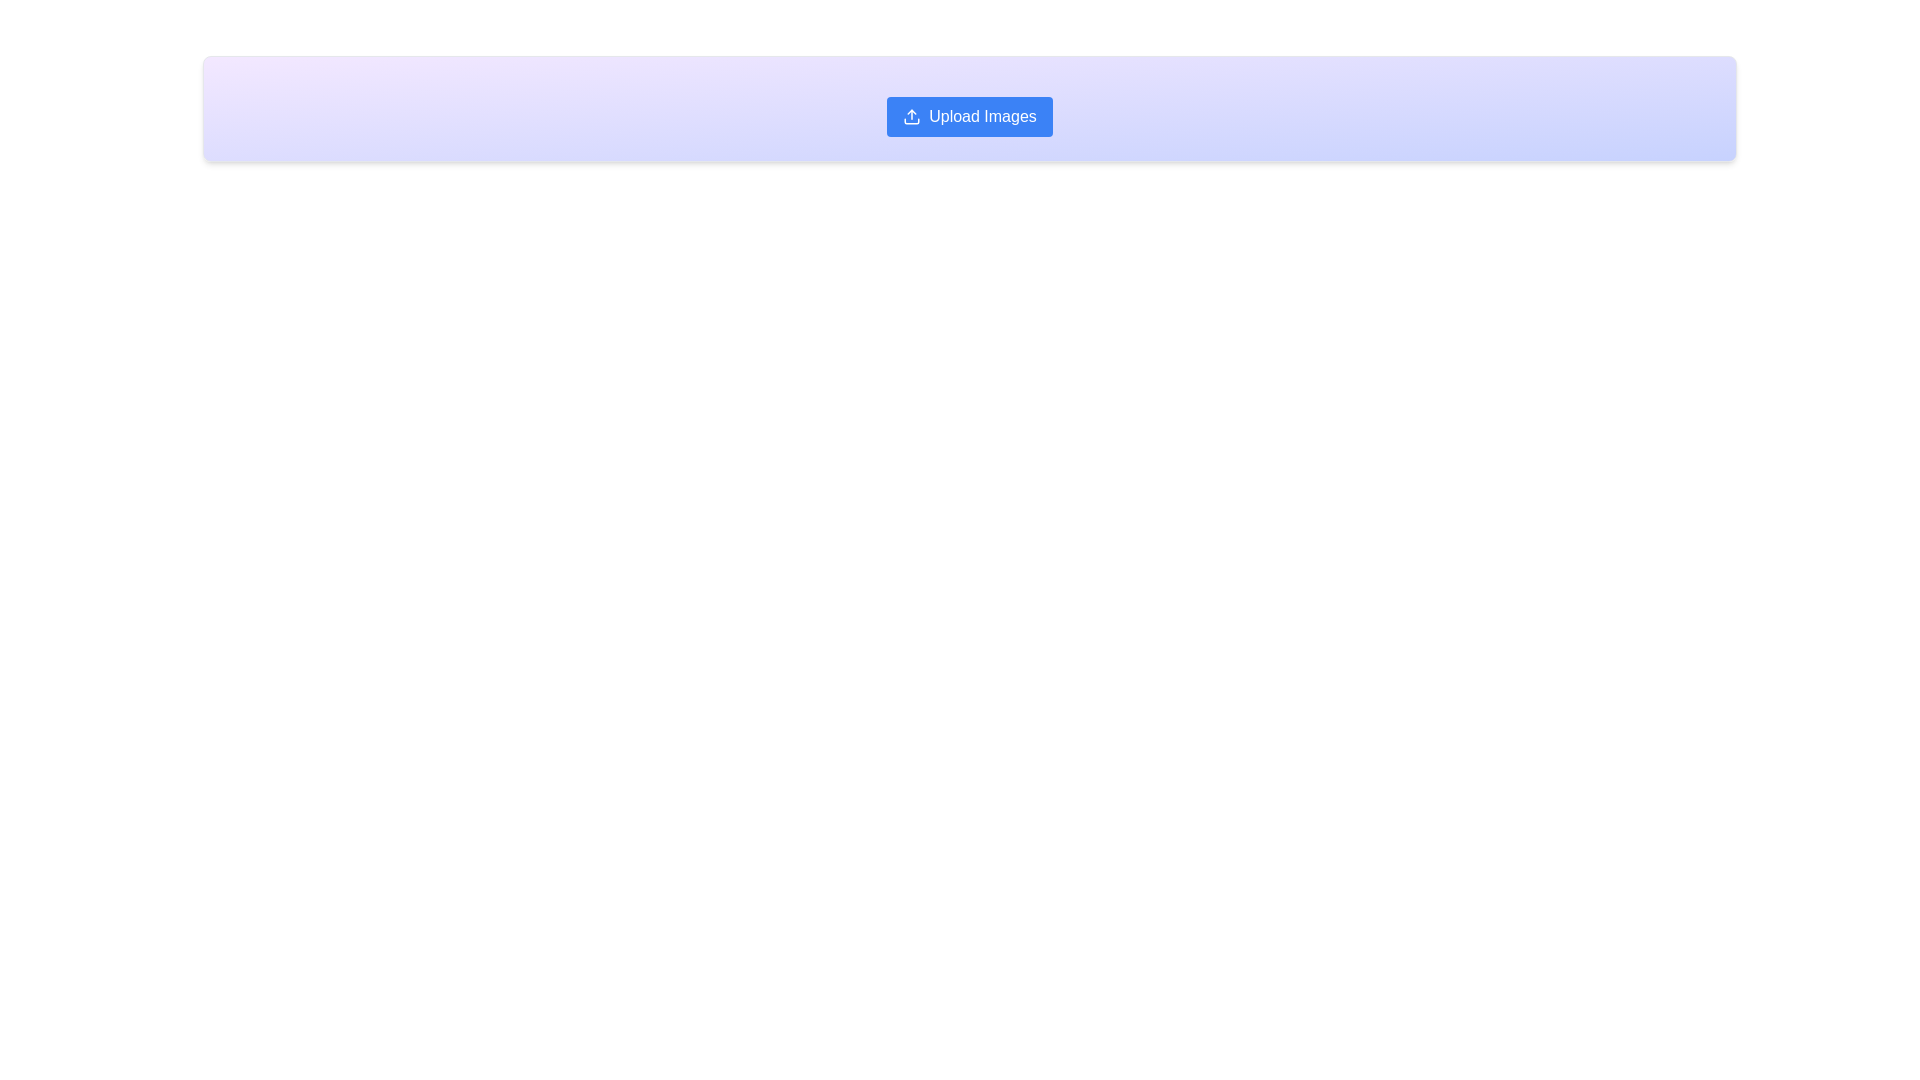  Describe the element at coordinates (969, 116) in the screenshot. I see `the upload button that contains text and an icon for image upload, allowing for keyboard navigation` at that location.